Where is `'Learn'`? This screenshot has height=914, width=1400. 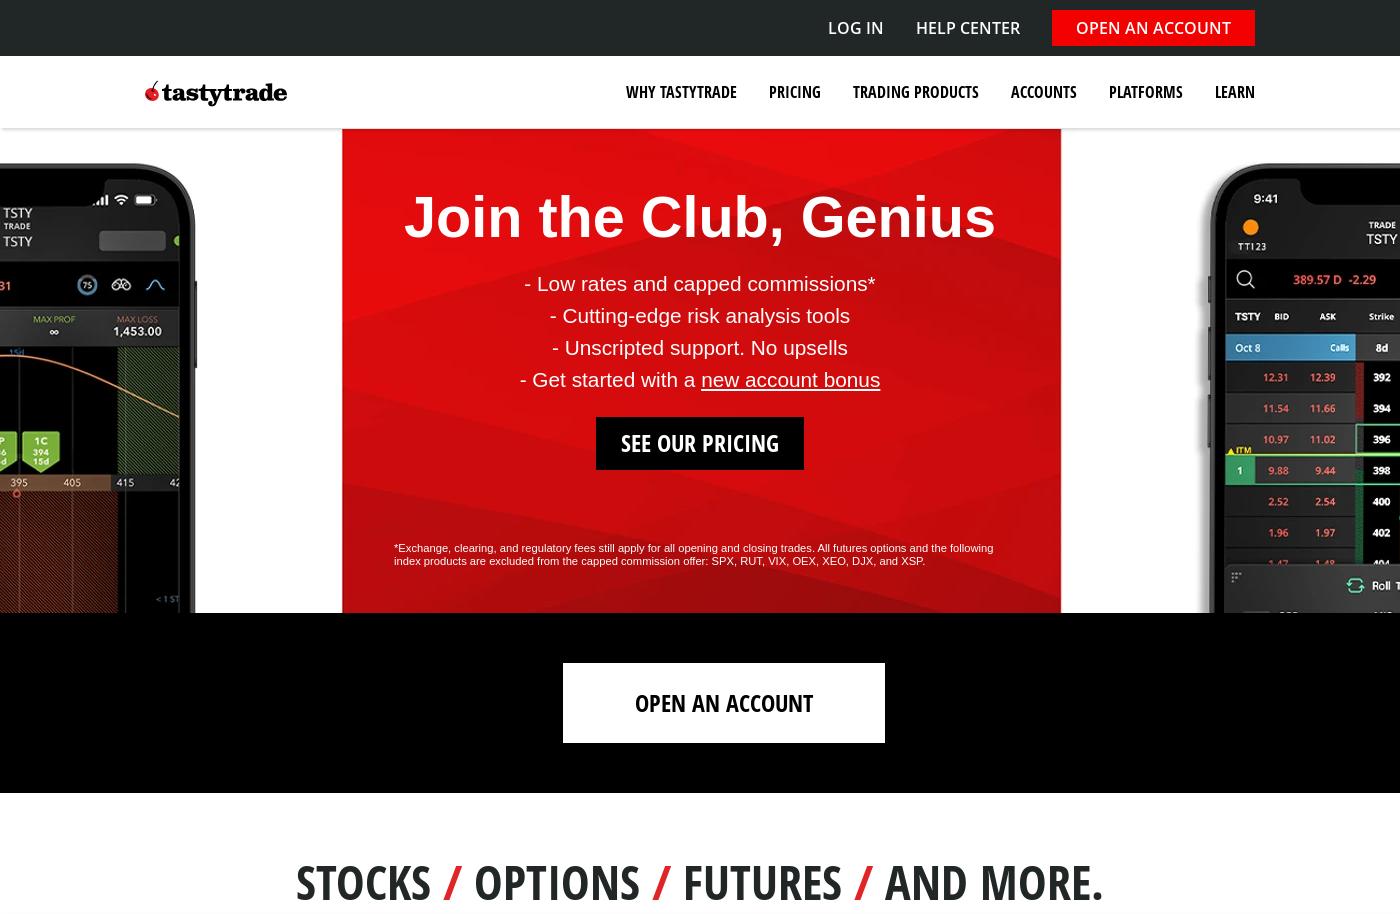 'Learn' is located at coordinates (1234, 92).